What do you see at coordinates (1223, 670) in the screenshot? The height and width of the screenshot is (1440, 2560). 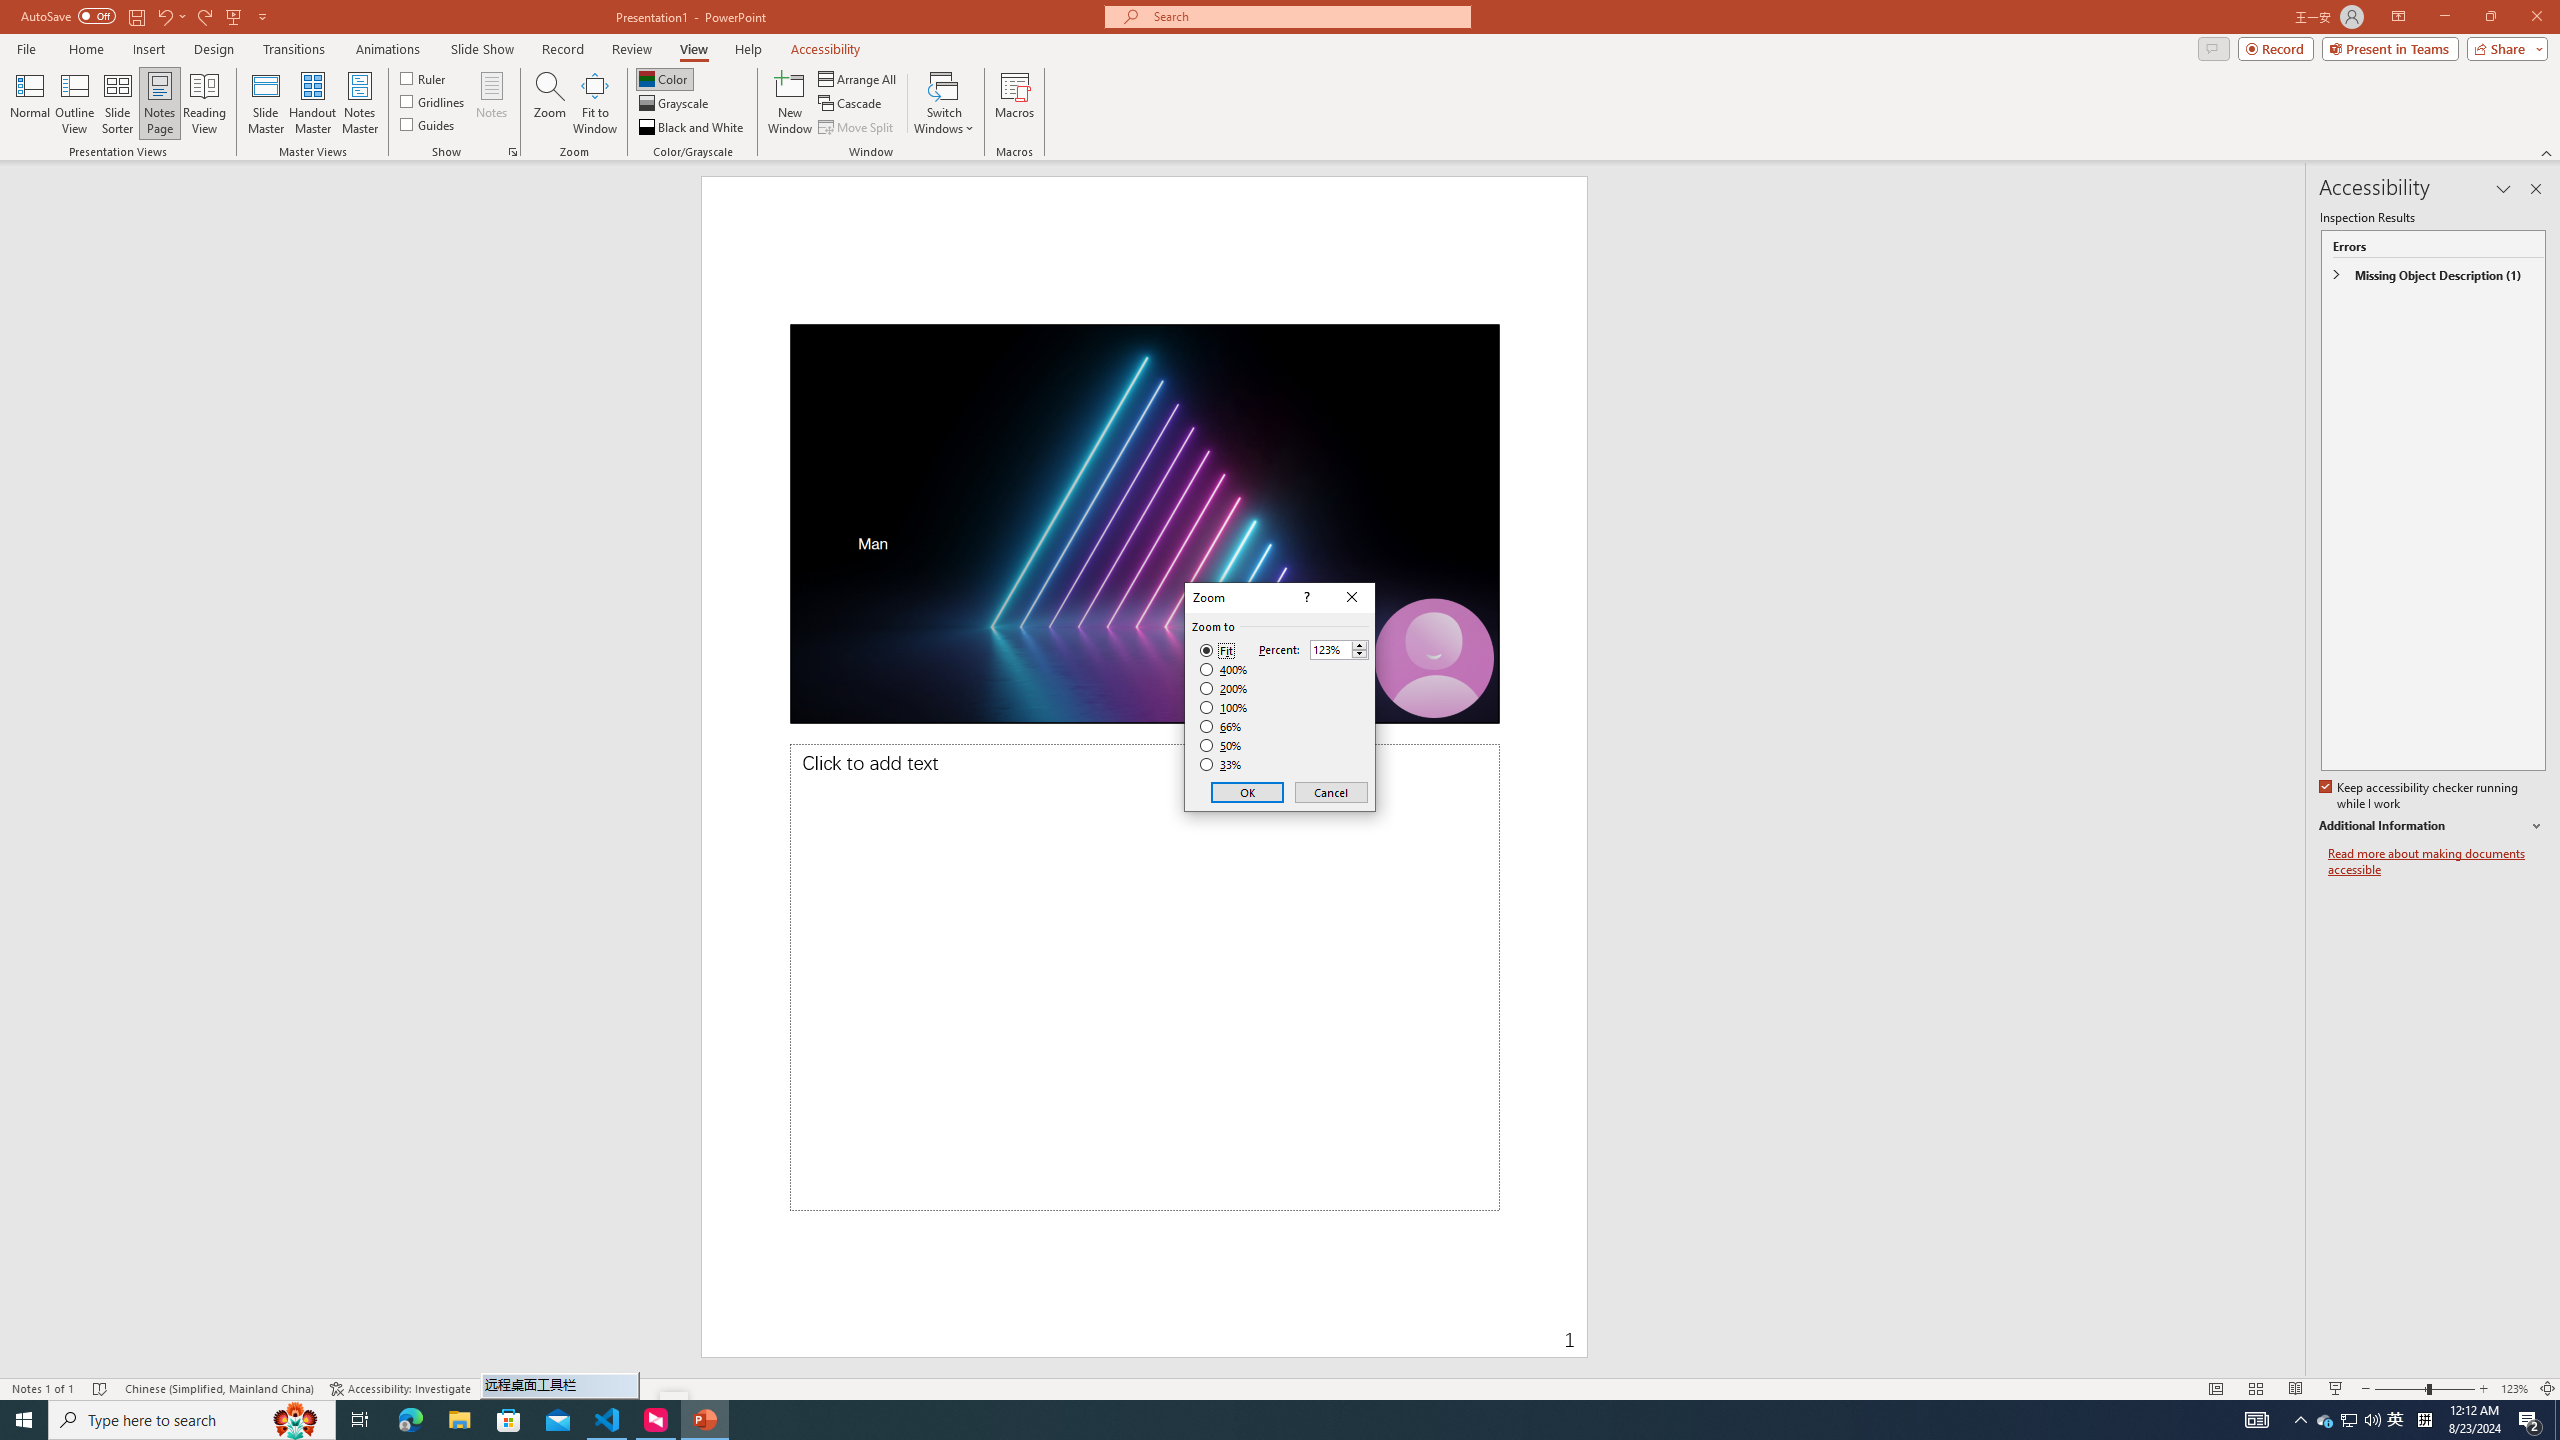 I see `'400%'` at bounding box center [1223, 670].